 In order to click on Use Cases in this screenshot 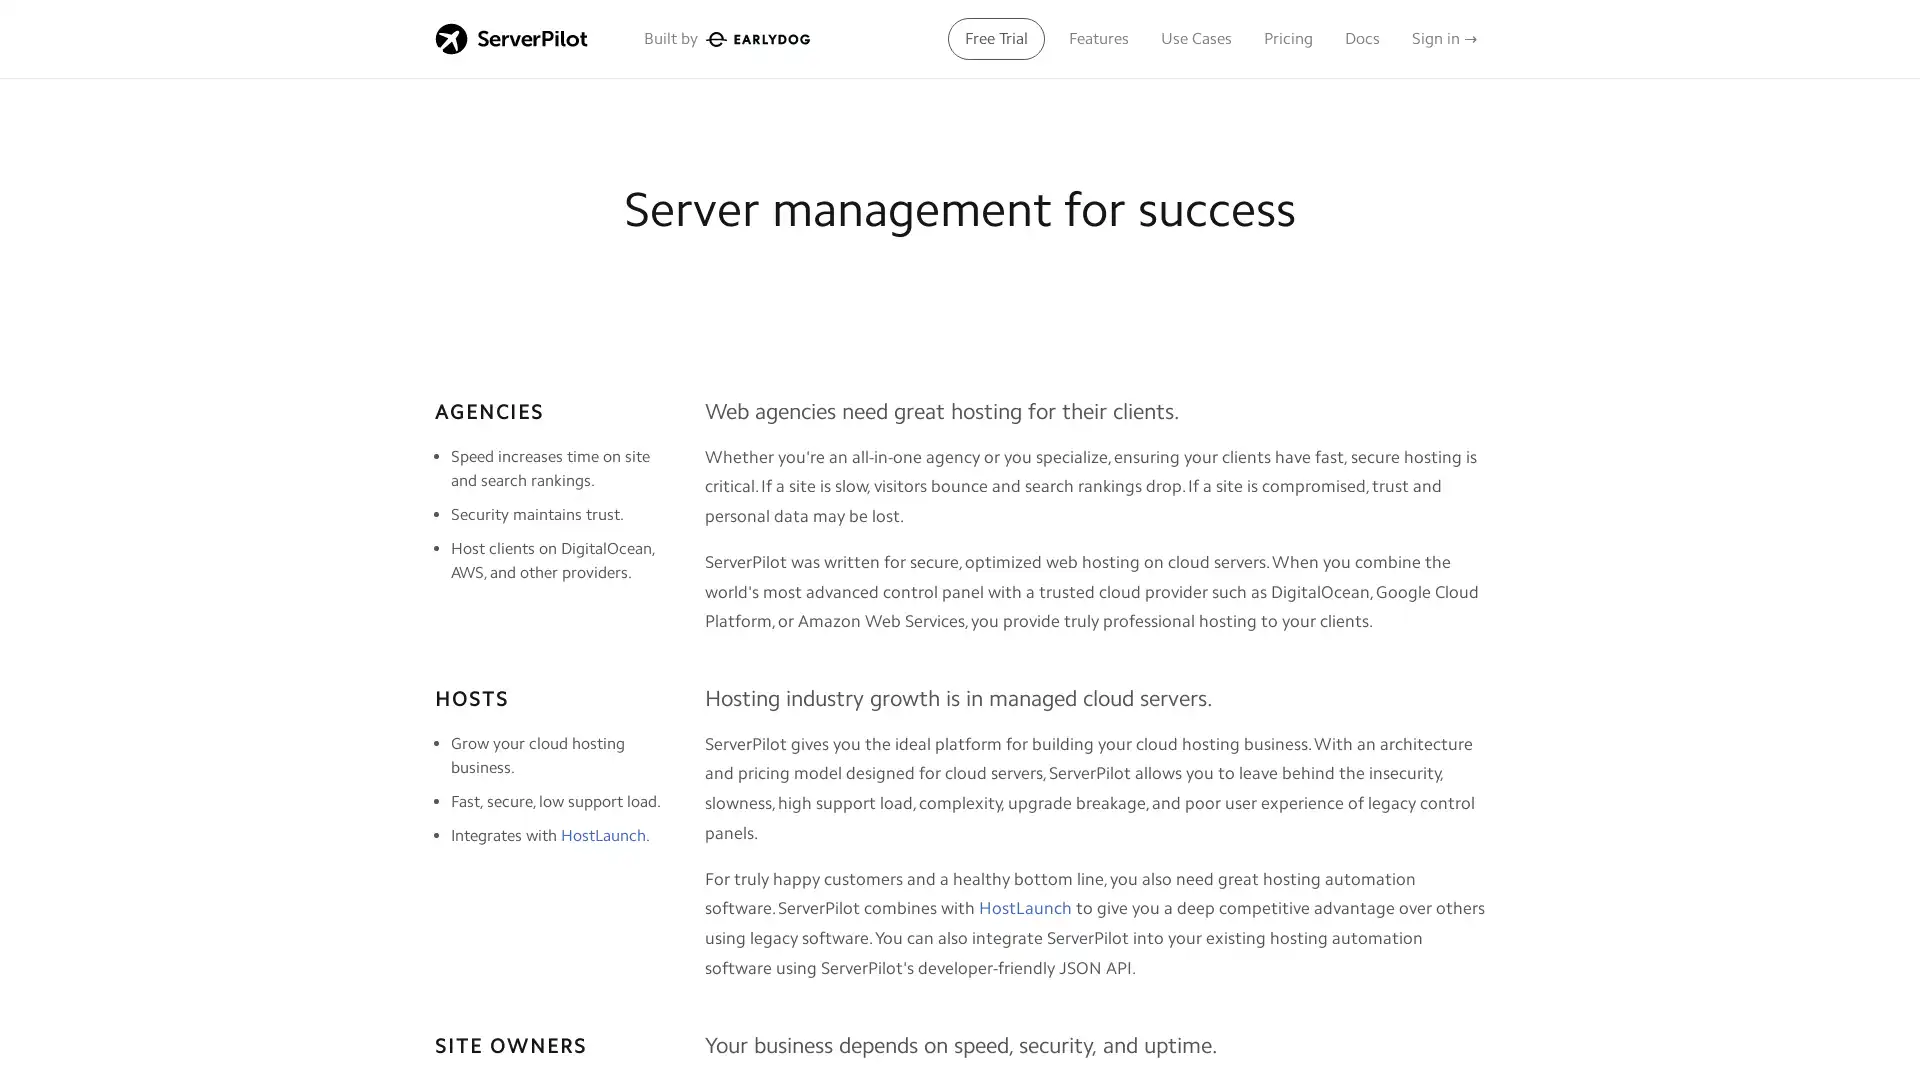, I will do `click(1196, 38)`.